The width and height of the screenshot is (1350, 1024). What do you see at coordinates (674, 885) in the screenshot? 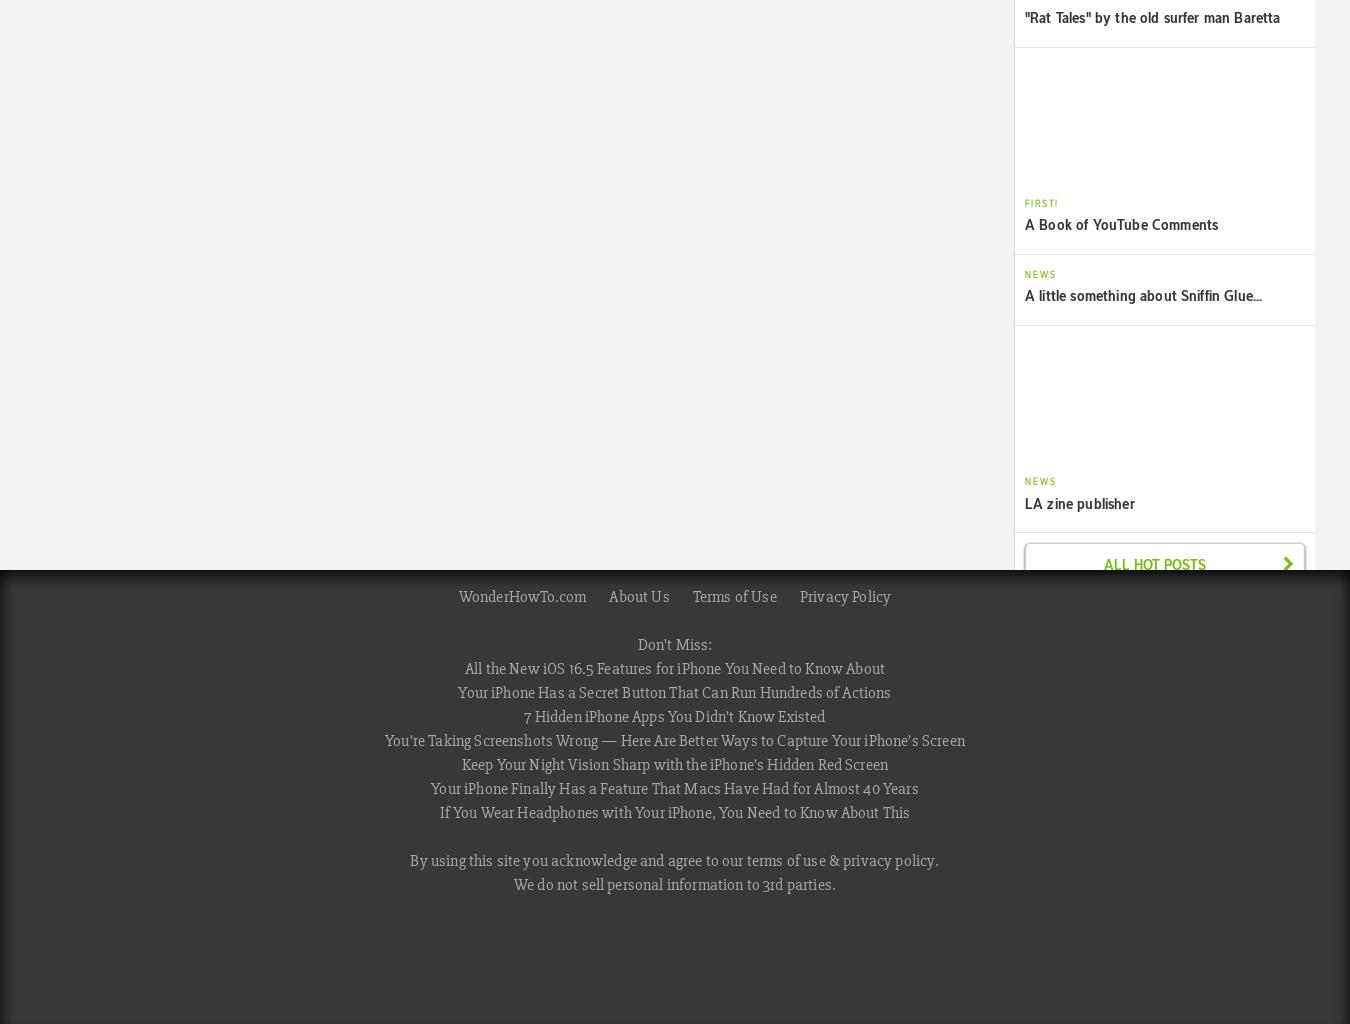
I see `'We do not sell personal information to 3rd parties.'` at bounding box center [674, 885].